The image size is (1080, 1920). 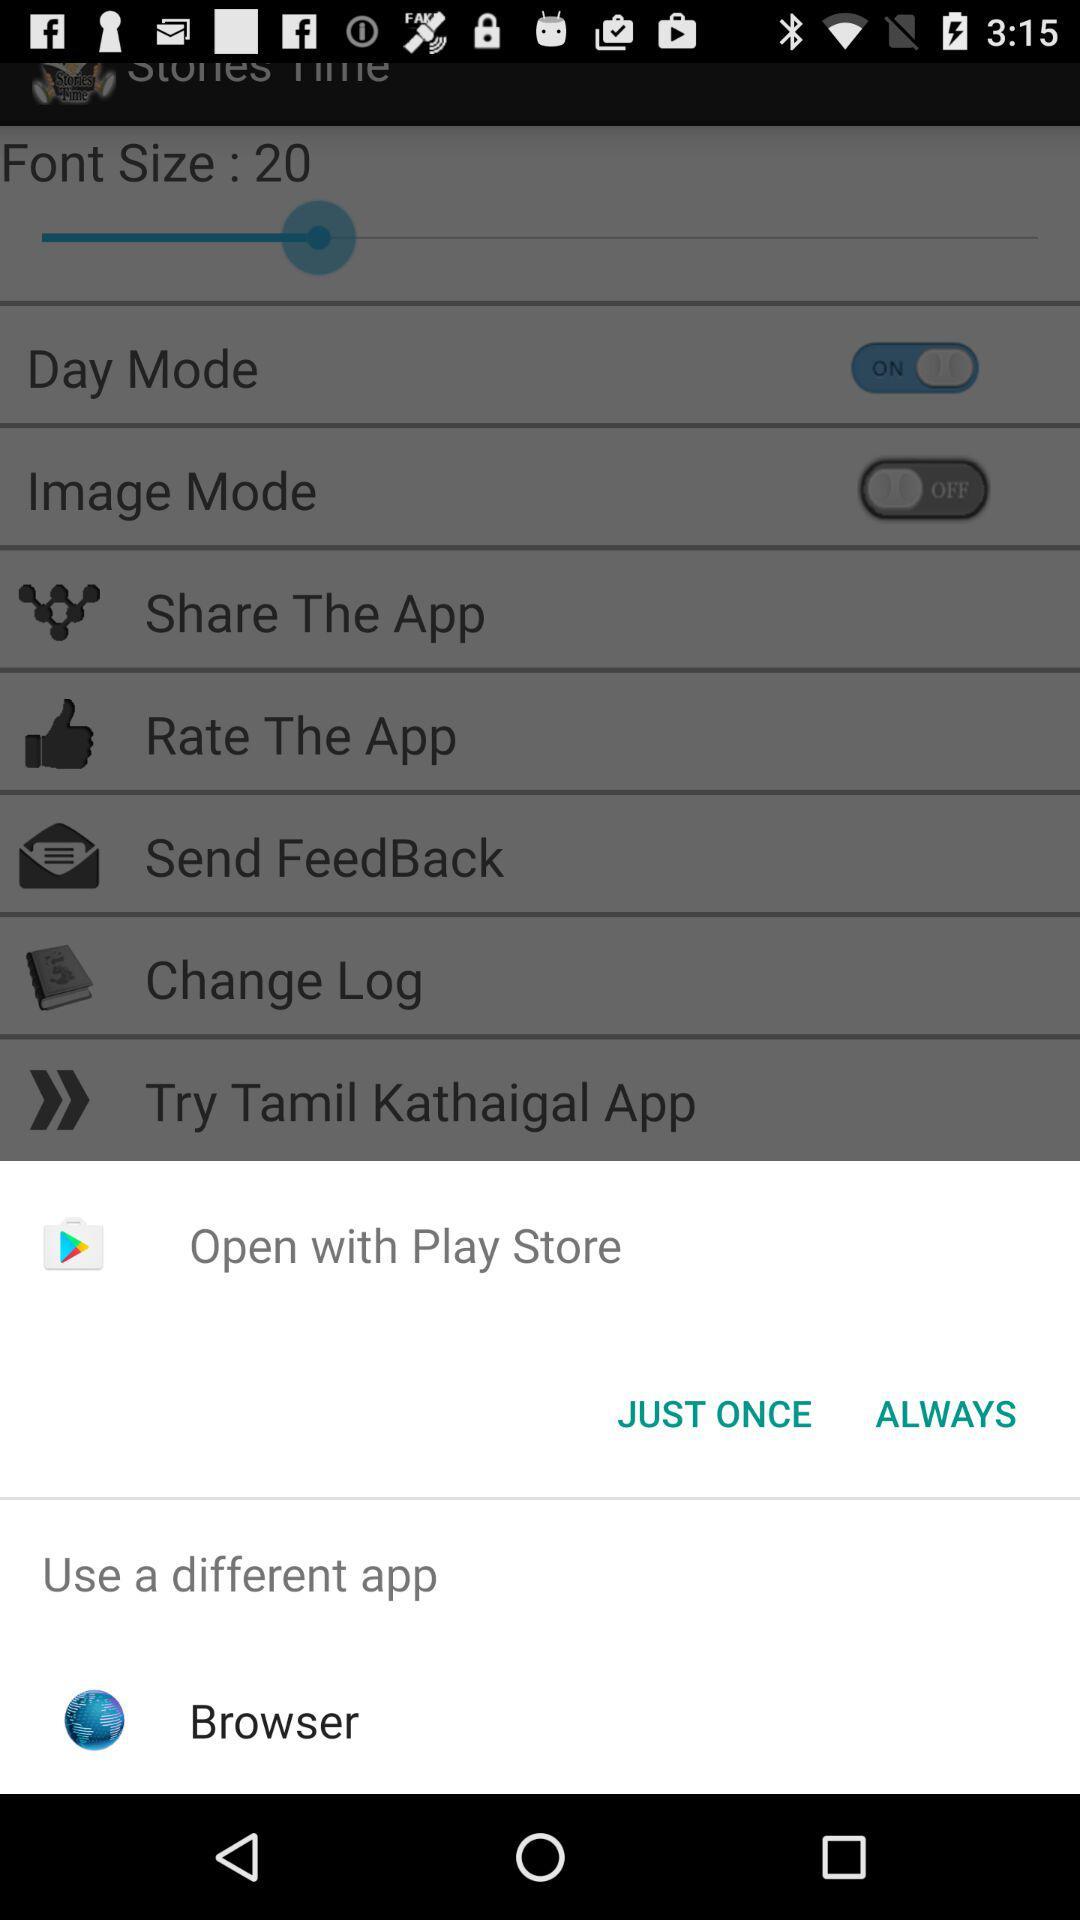 What do you see at coordinates (274, 1719) in the screenshot?
I see `the browser item` at bounding box center [274, 1719].